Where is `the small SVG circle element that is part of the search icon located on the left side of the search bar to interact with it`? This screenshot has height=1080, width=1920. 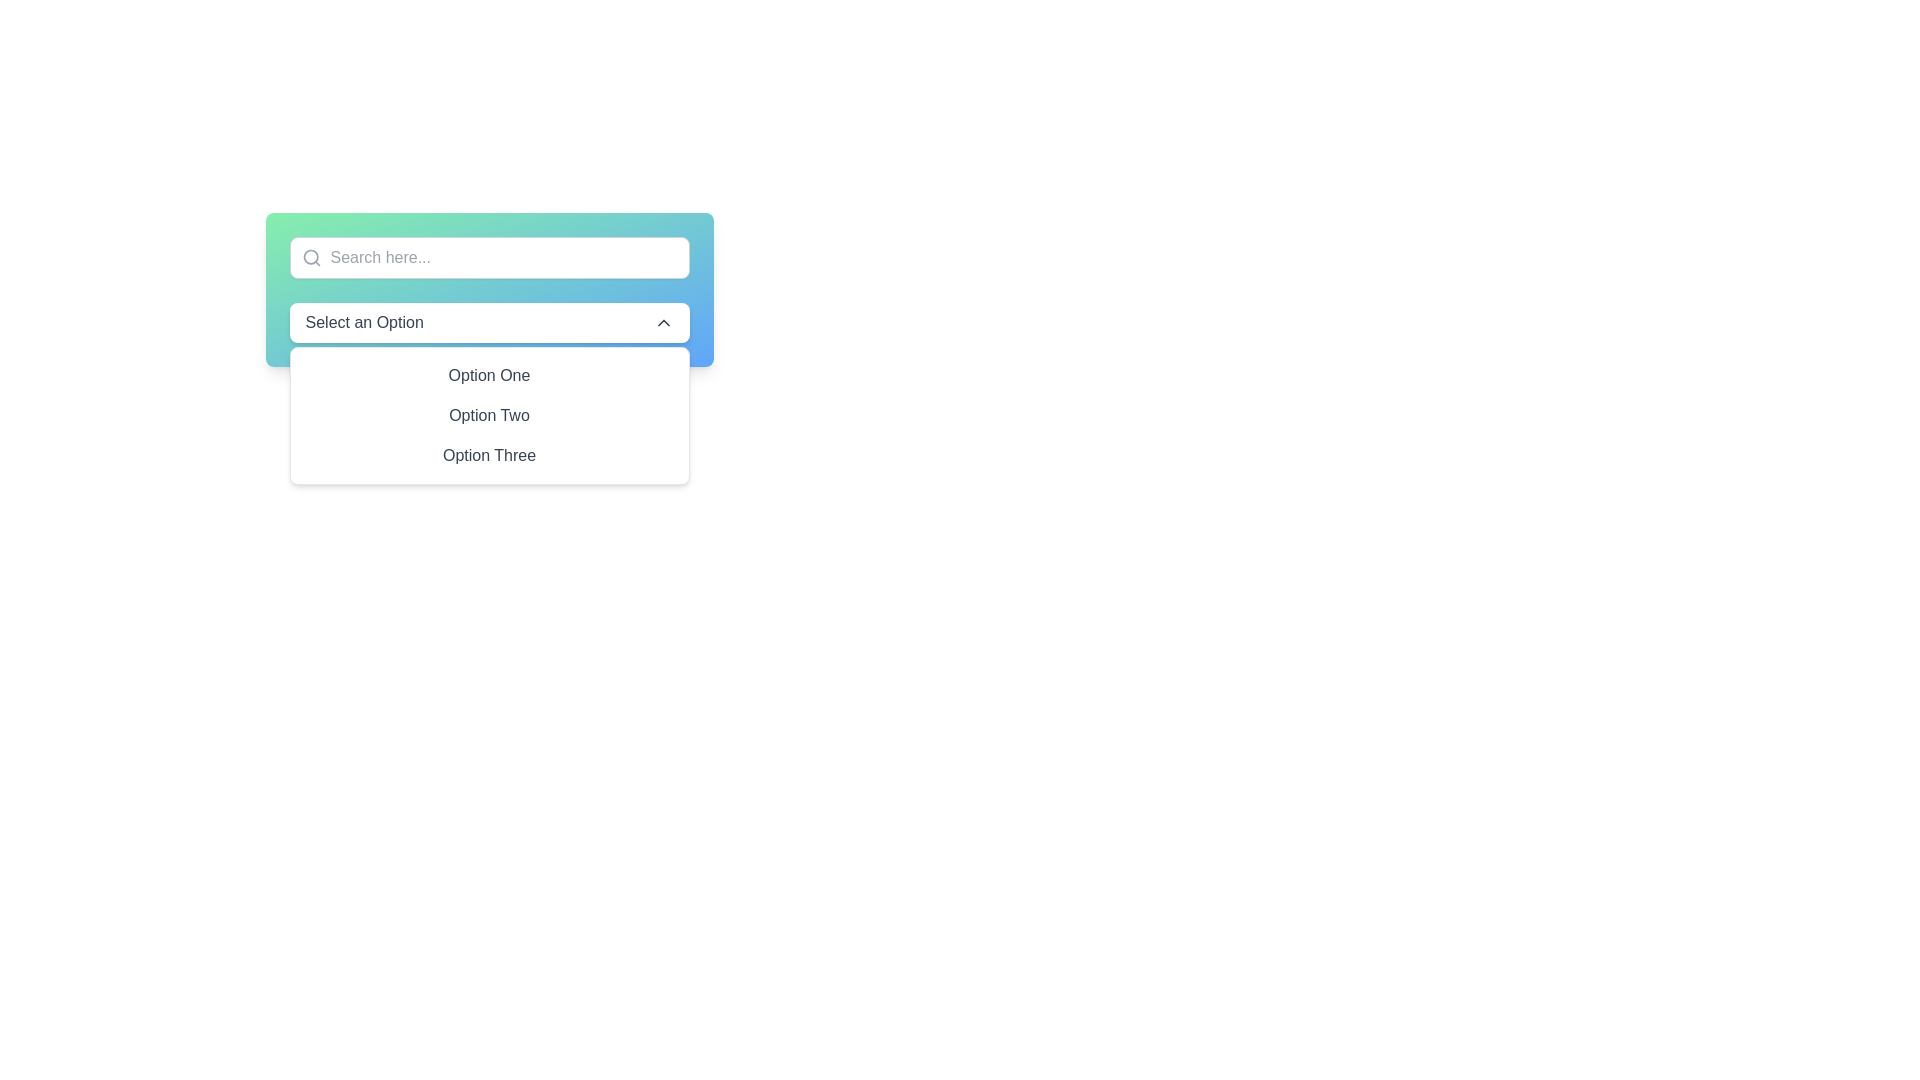
the small SVG circle element that is part of the search icon located on the left side of the search bar to interact with it is located at coordinates (309, 256).